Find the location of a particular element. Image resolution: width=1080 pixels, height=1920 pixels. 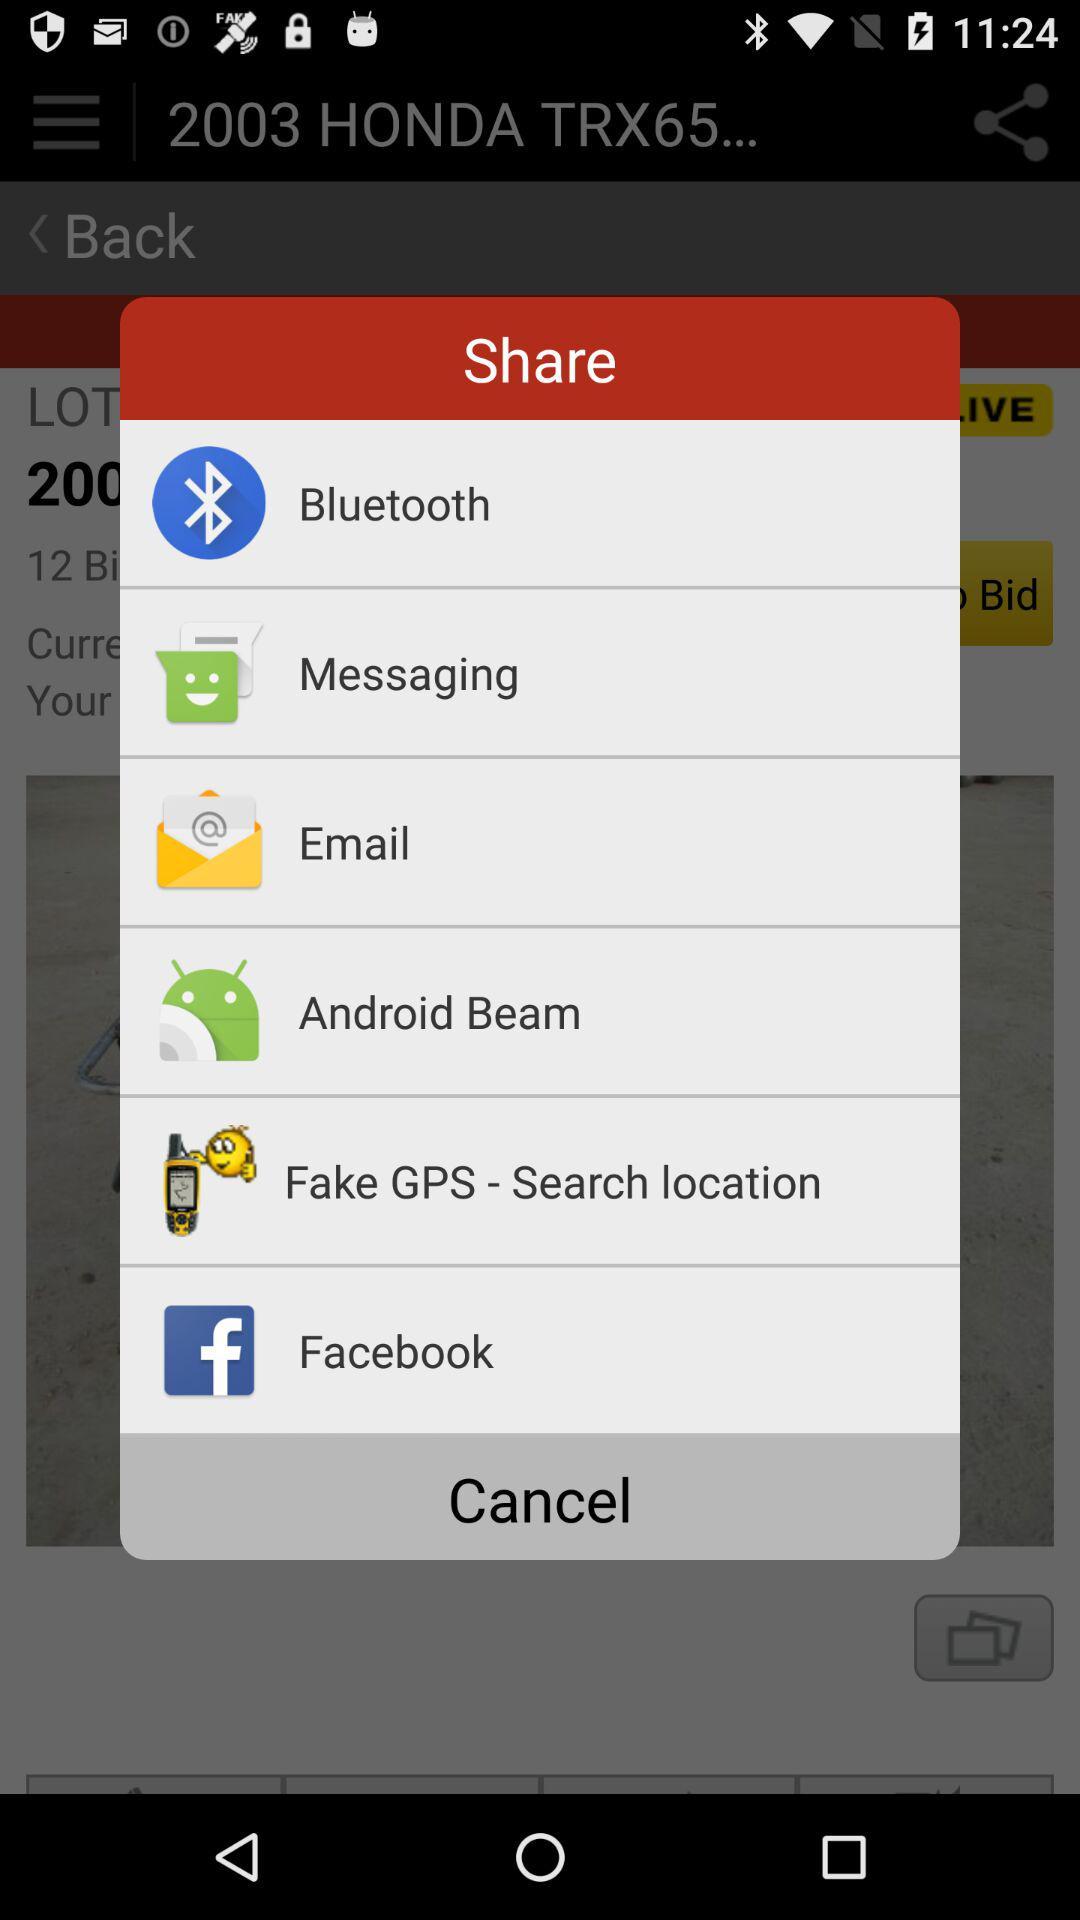

android beam is located at coordinates (628, 1011).